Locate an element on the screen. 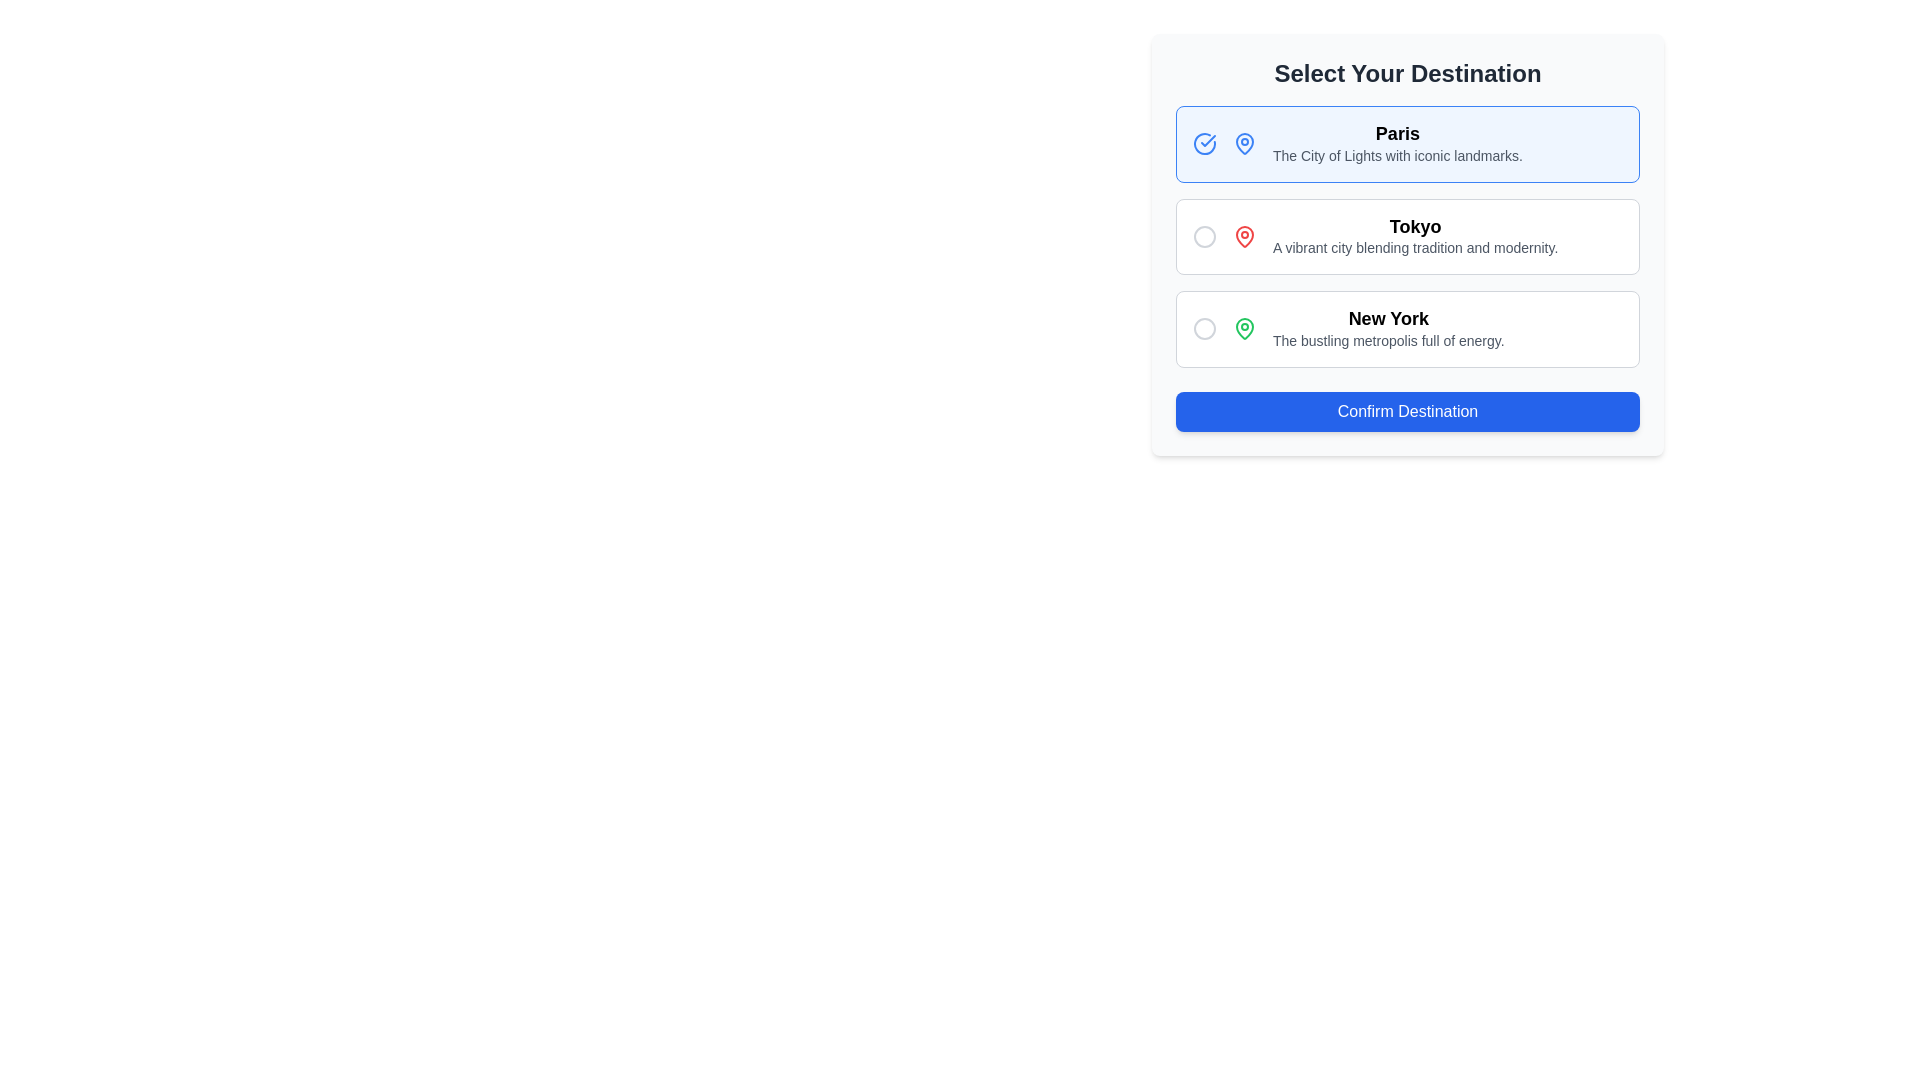 The width and height of the screenshot is (1920, 1080). the second radio button indicator for the 'Tokyo' destination option using keyboard navigation is located at coordinates (1203, 235).